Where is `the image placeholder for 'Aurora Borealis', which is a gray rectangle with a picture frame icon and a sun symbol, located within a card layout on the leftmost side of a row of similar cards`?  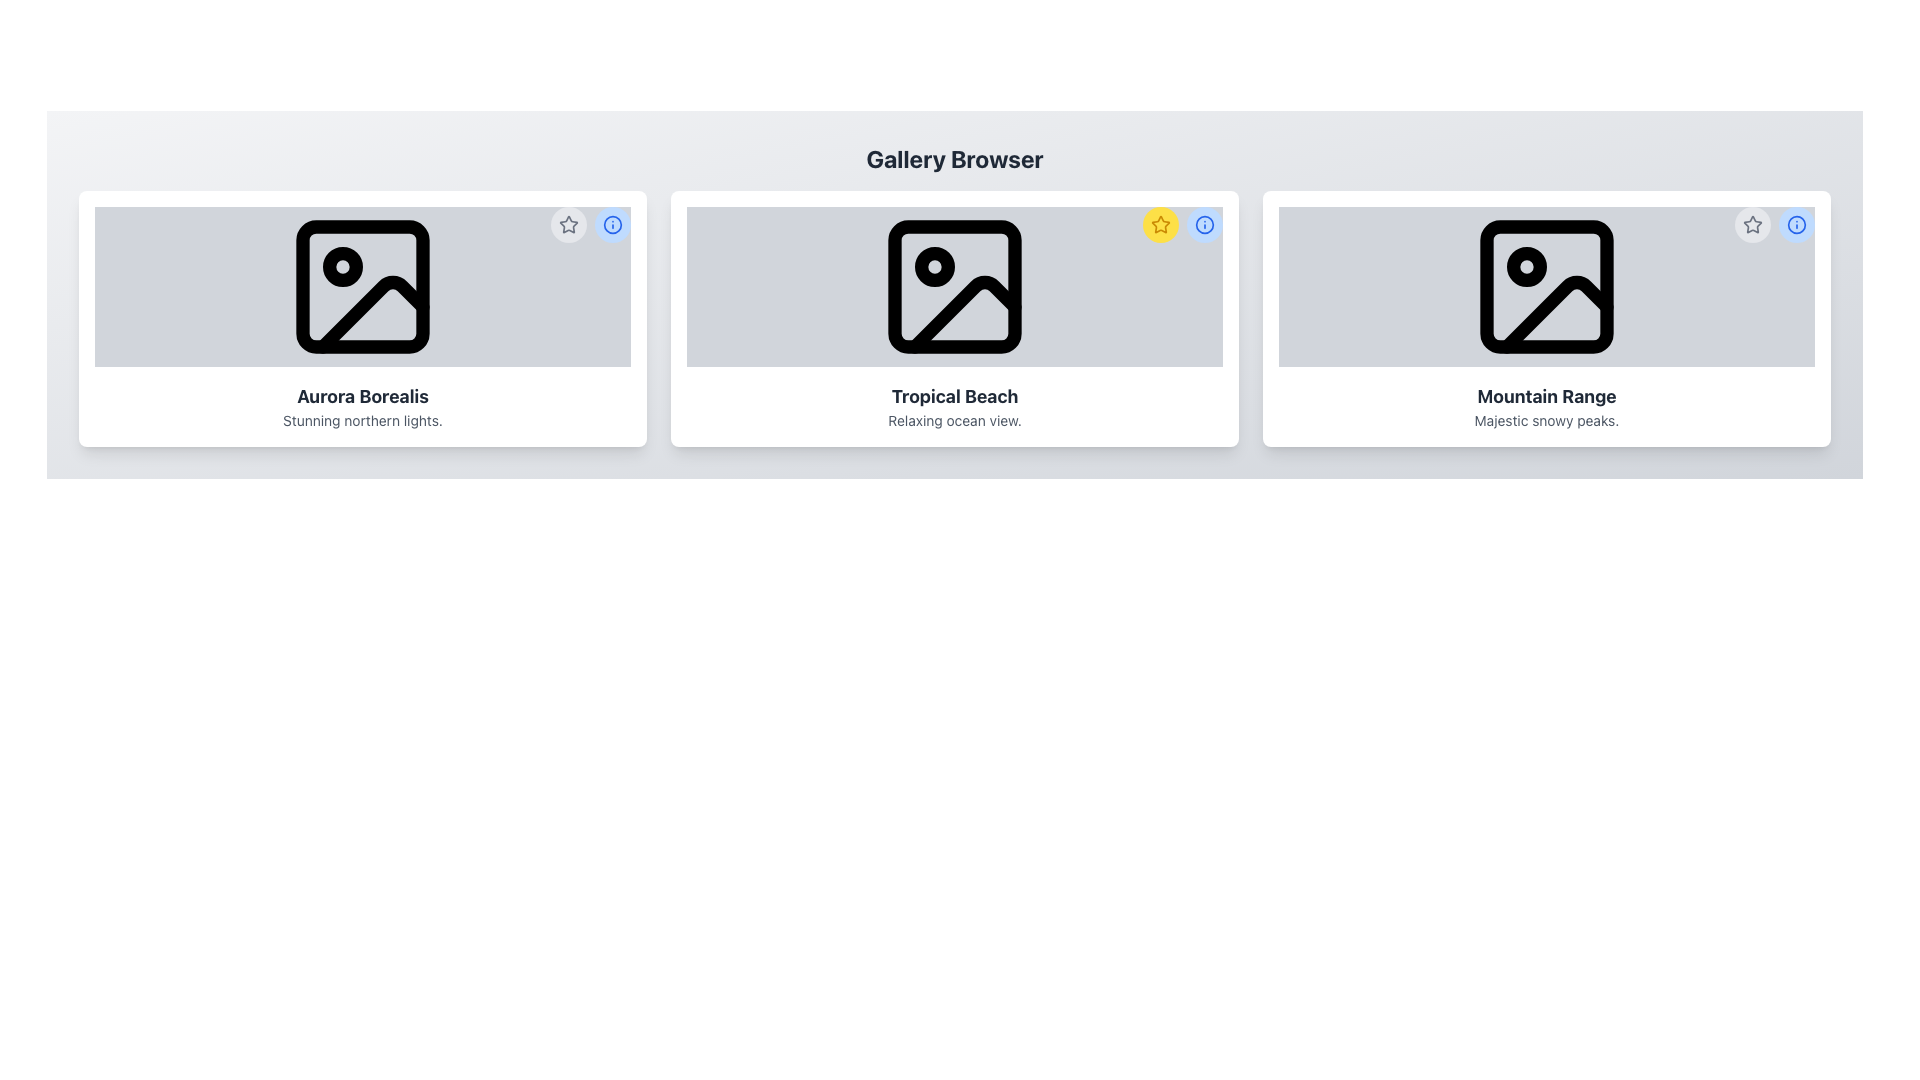
the image placeholder for 'Aurora Borealis', which is a gray rectangle with a picture frame icon and a sun symbol, located within a card layout on the leftmost side of a row of similar cards is located at coordinates (363, 286).